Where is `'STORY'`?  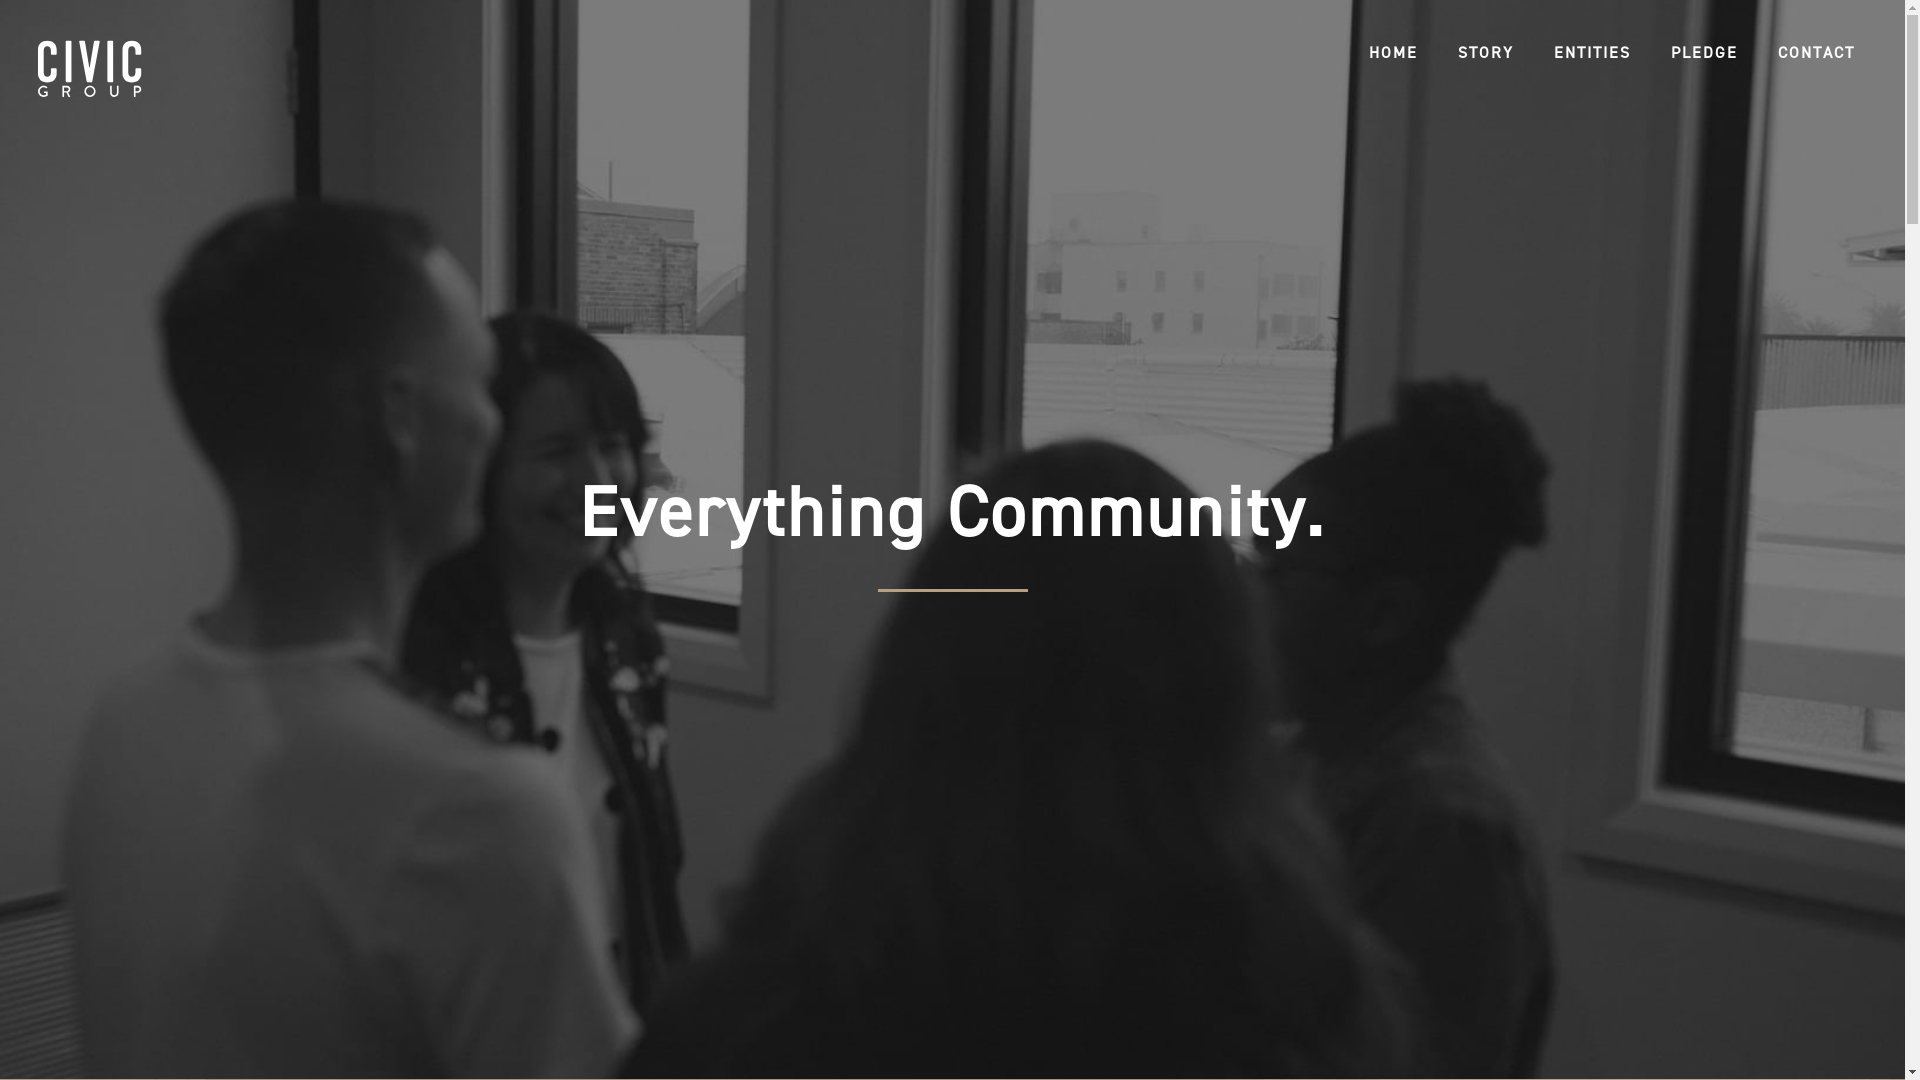
'STORY' is located at coordinates (1486, 52).